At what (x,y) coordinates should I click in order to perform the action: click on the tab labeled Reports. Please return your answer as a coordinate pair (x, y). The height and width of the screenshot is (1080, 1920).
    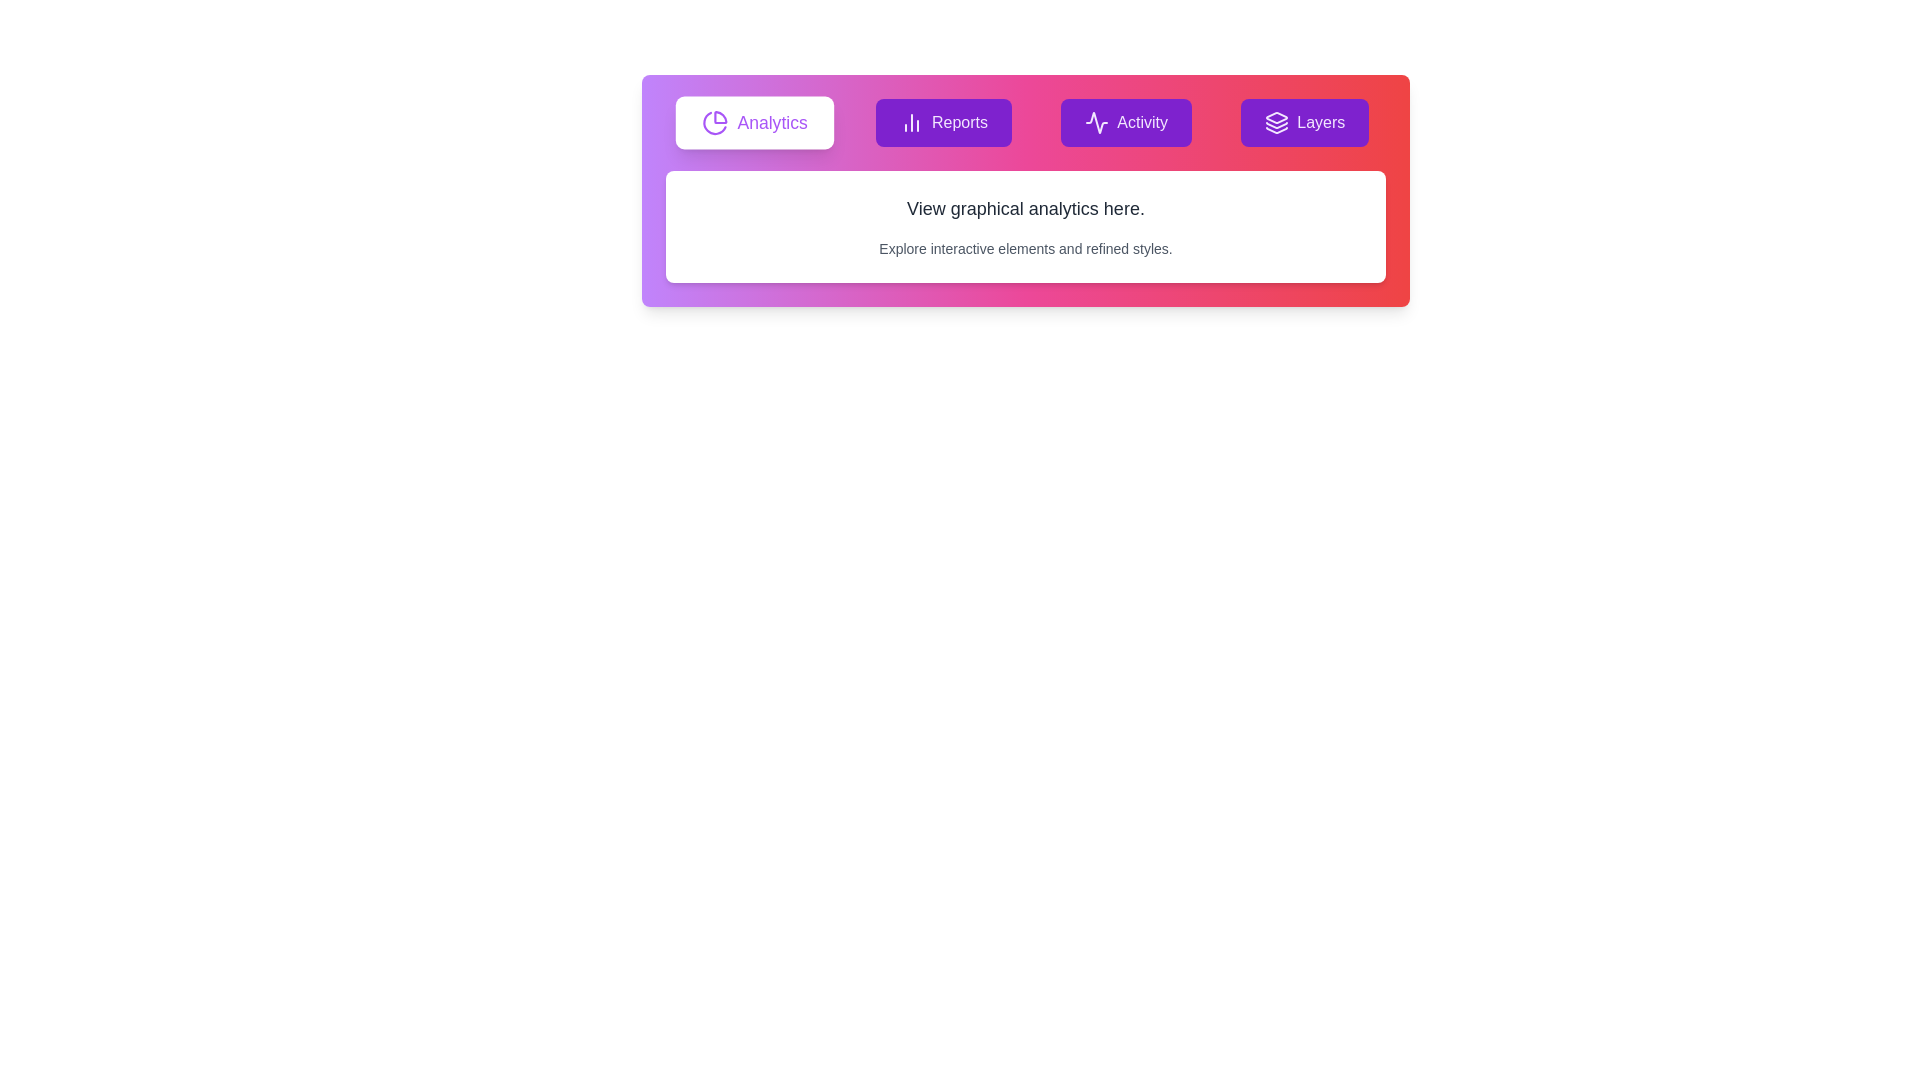
    Looking at the image, I should click on (943, 123).